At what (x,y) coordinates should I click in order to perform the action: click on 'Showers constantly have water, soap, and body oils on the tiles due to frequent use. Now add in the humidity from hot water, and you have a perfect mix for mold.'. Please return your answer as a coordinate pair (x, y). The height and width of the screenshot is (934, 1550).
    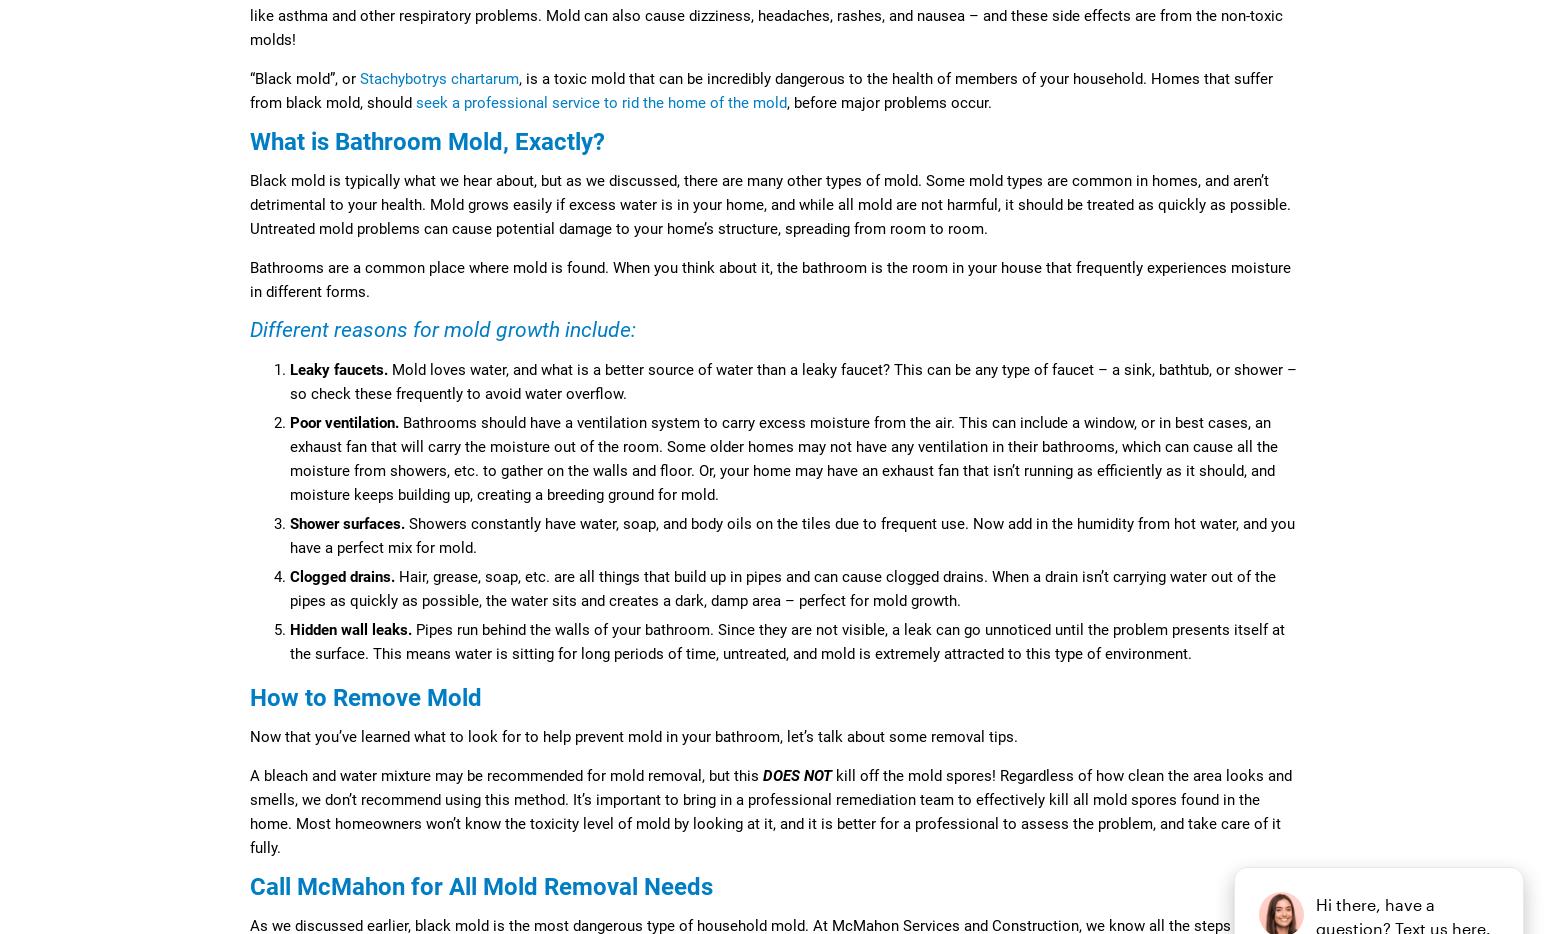
    Looking at the image, I should click on (791, 536).